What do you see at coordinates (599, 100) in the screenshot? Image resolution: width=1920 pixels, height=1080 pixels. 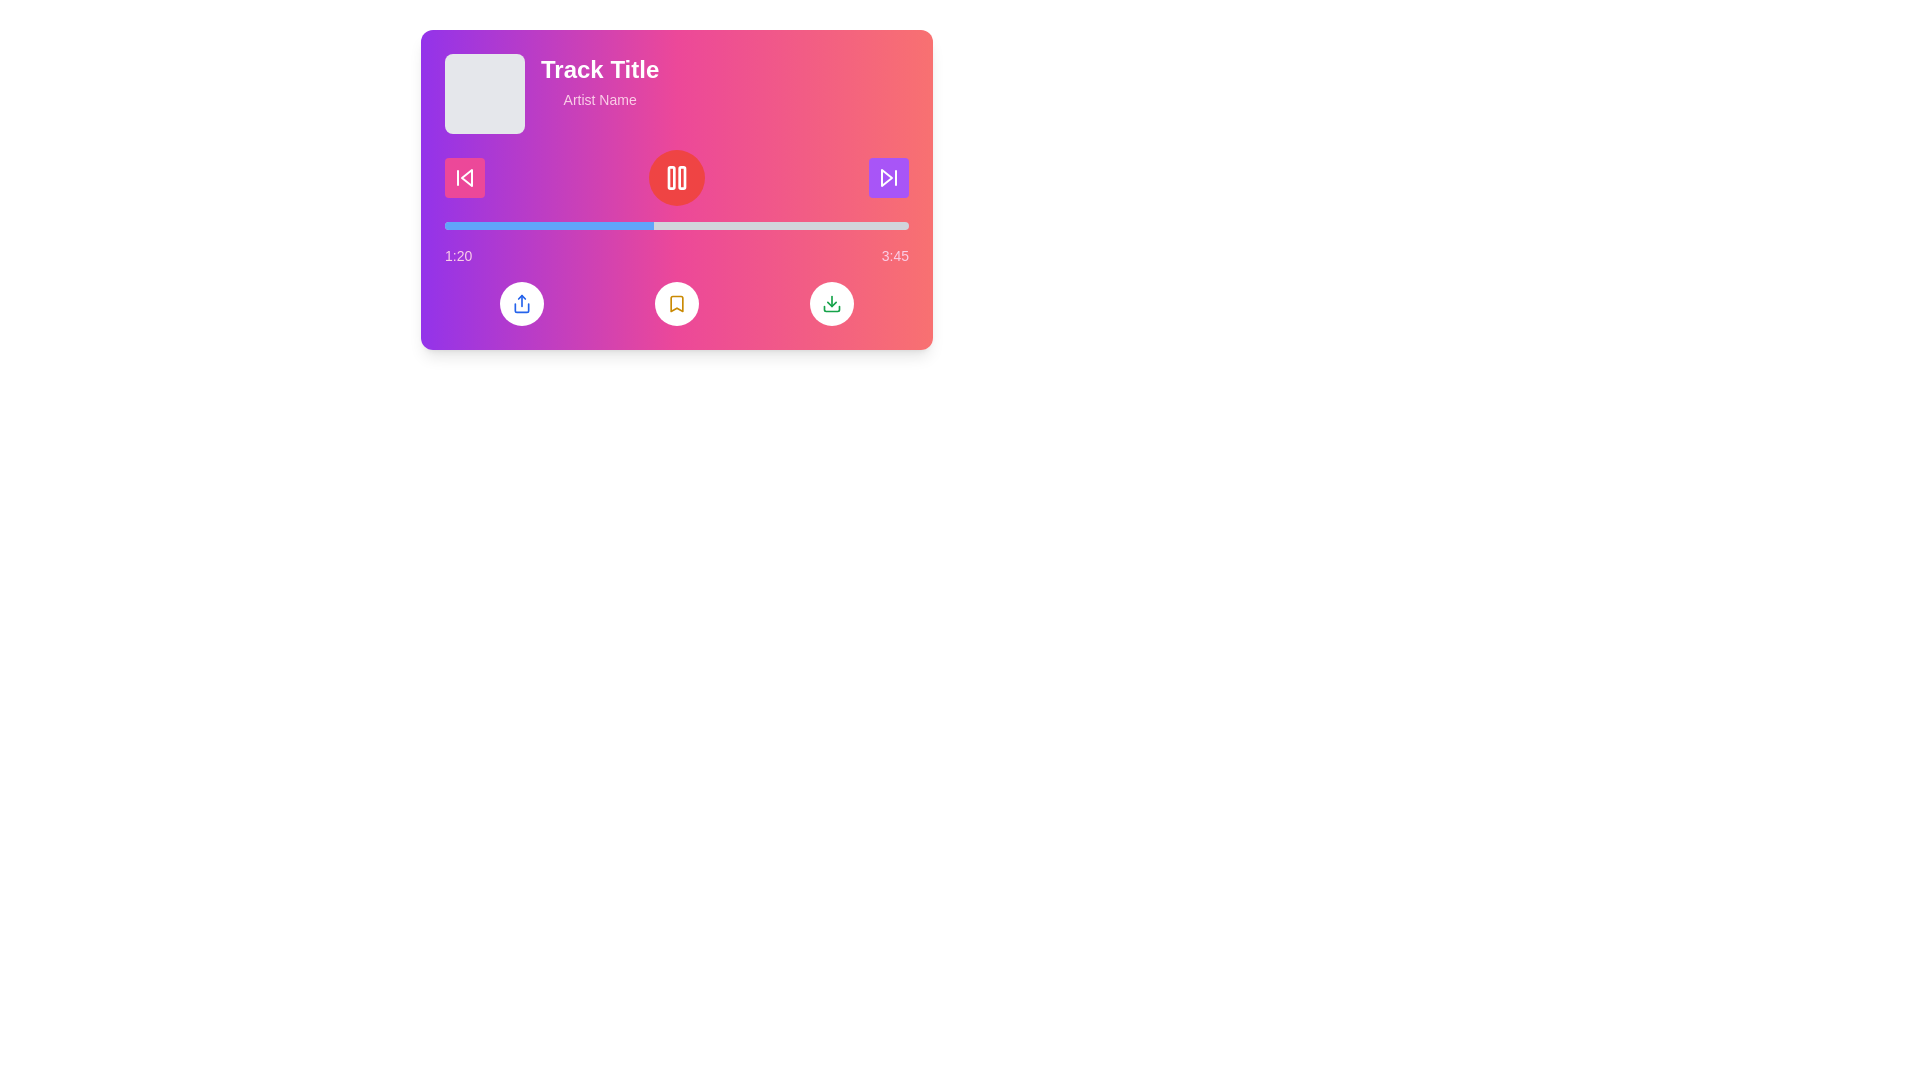 I see `the static text label displaying the artist's name, which is positioned beneath the 'Track Title' in the music player interface` at bounding box center [599, 100].